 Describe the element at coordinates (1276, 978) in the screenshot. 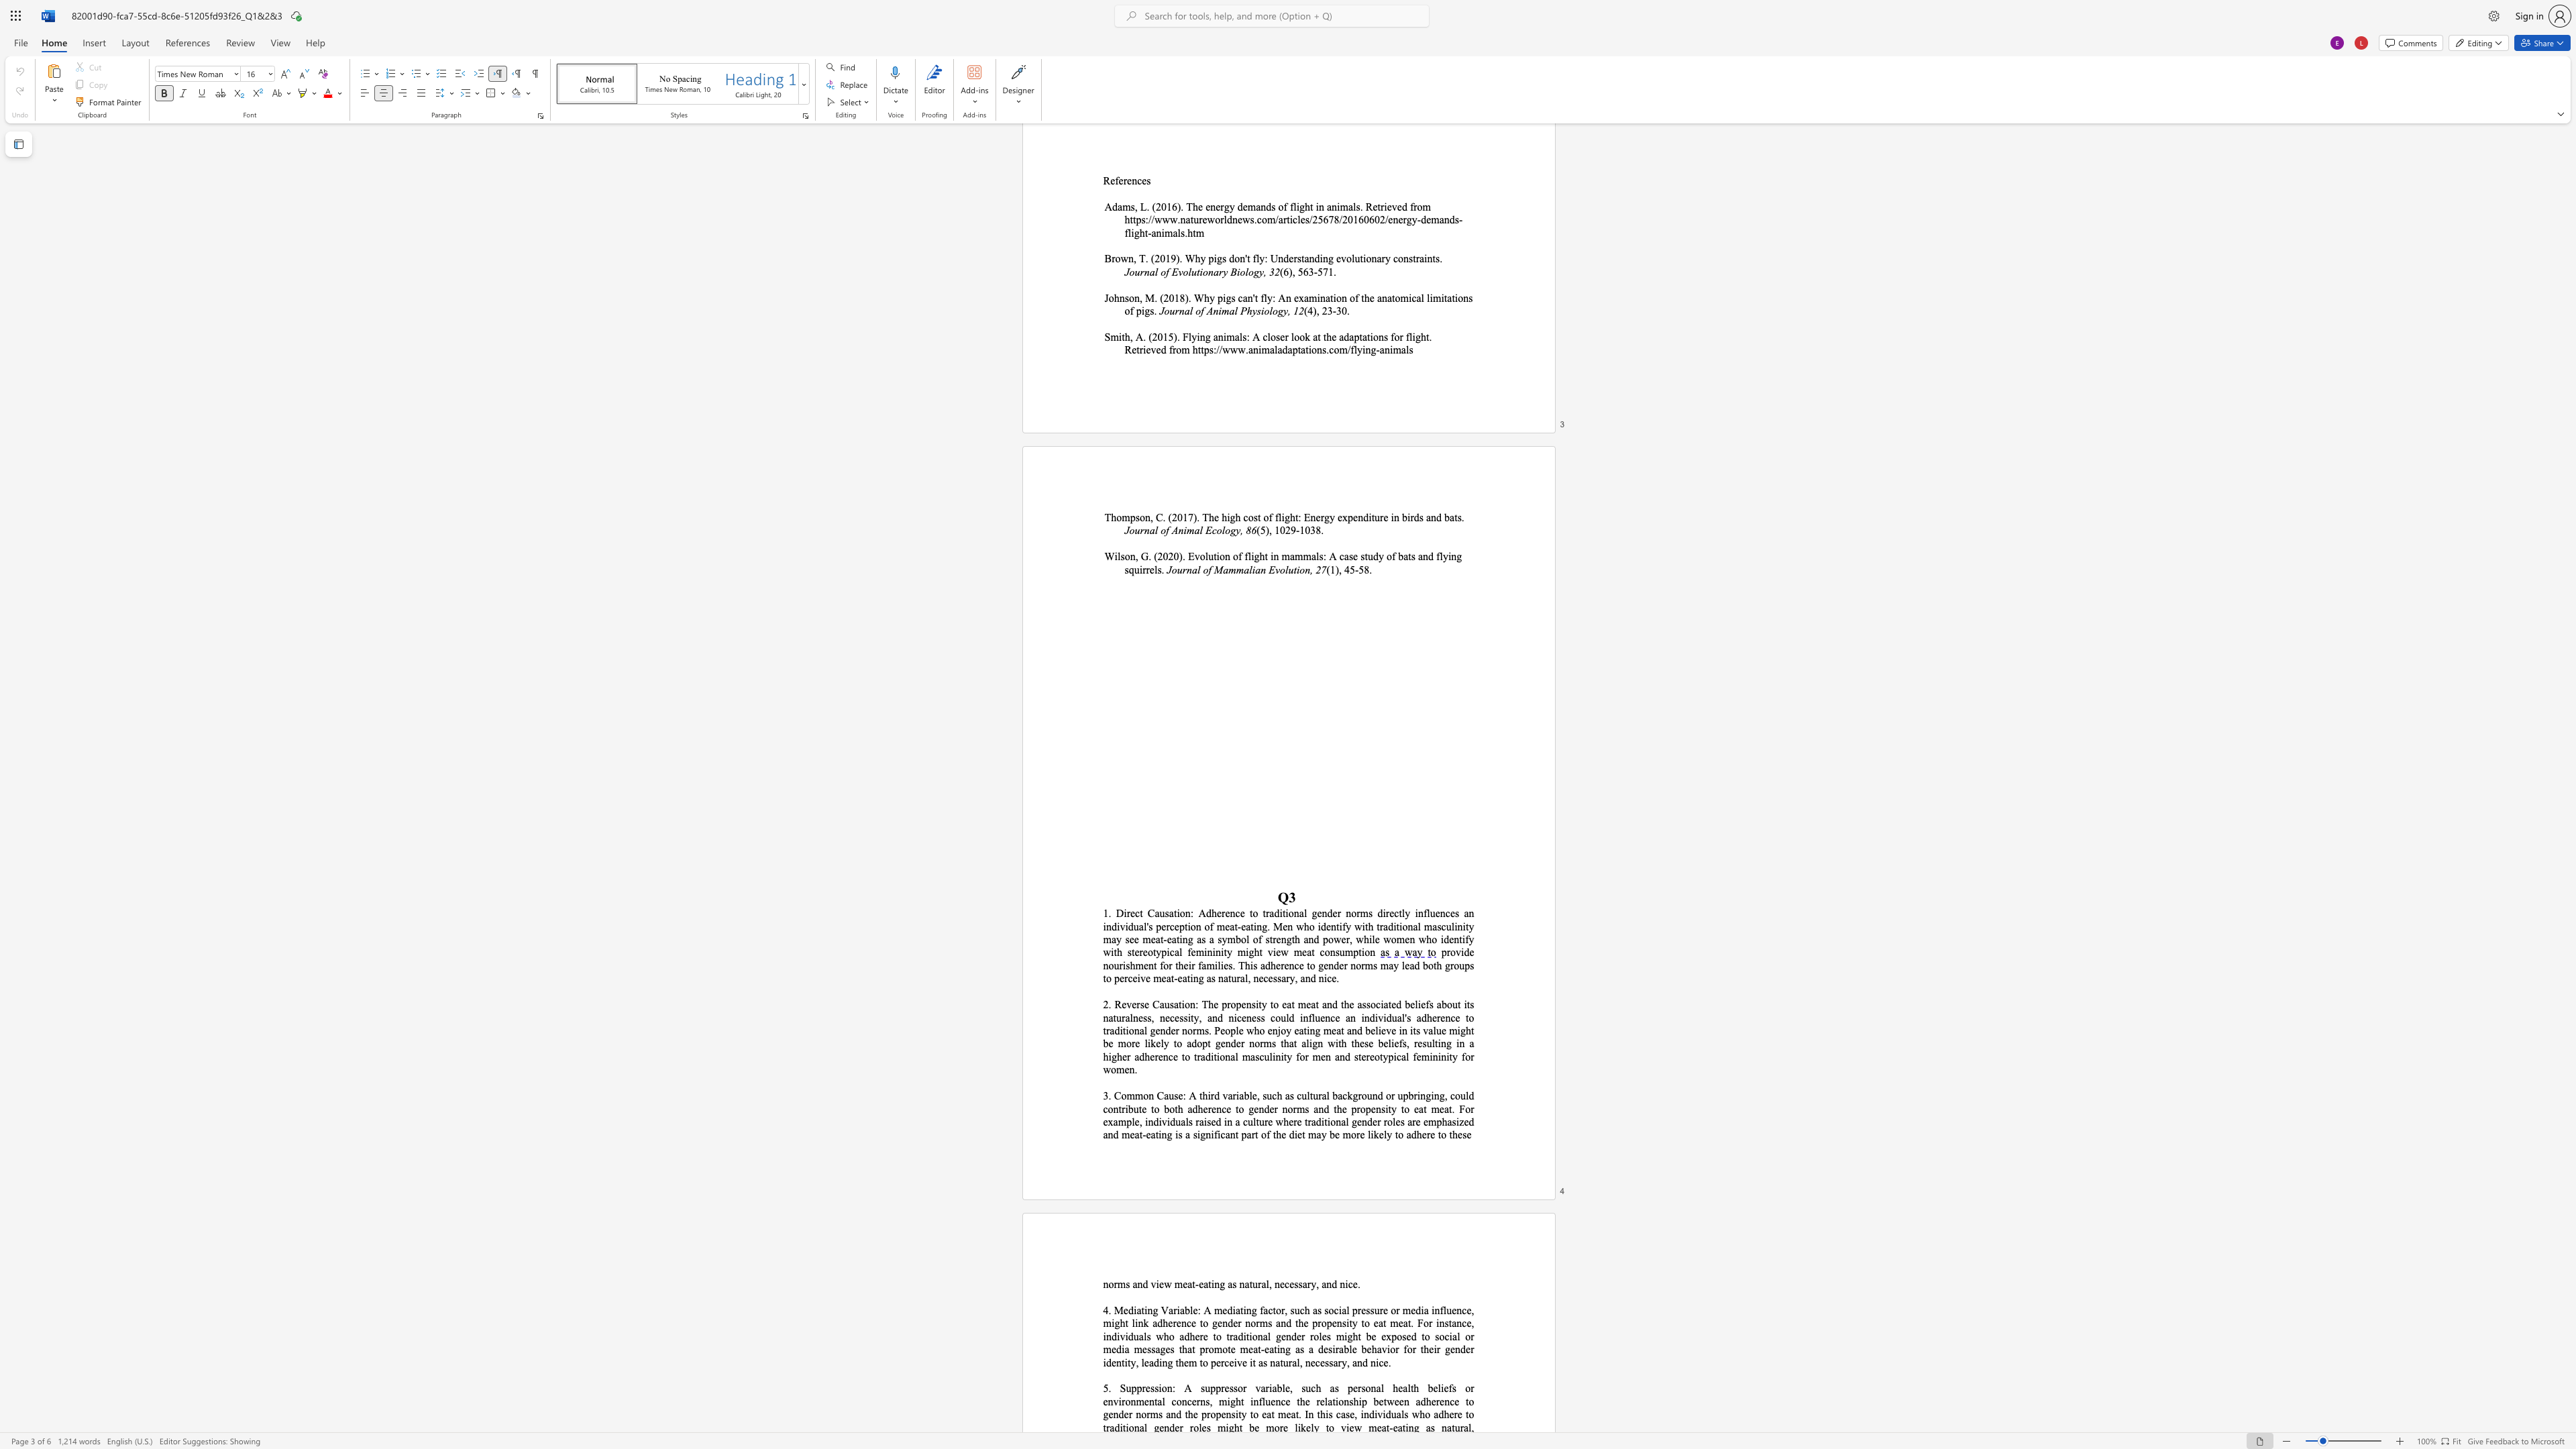

I see `the subset text "sary, and n" within the text "th groups to perceive meat-eating as natural, necessary, and nice."` at that location.